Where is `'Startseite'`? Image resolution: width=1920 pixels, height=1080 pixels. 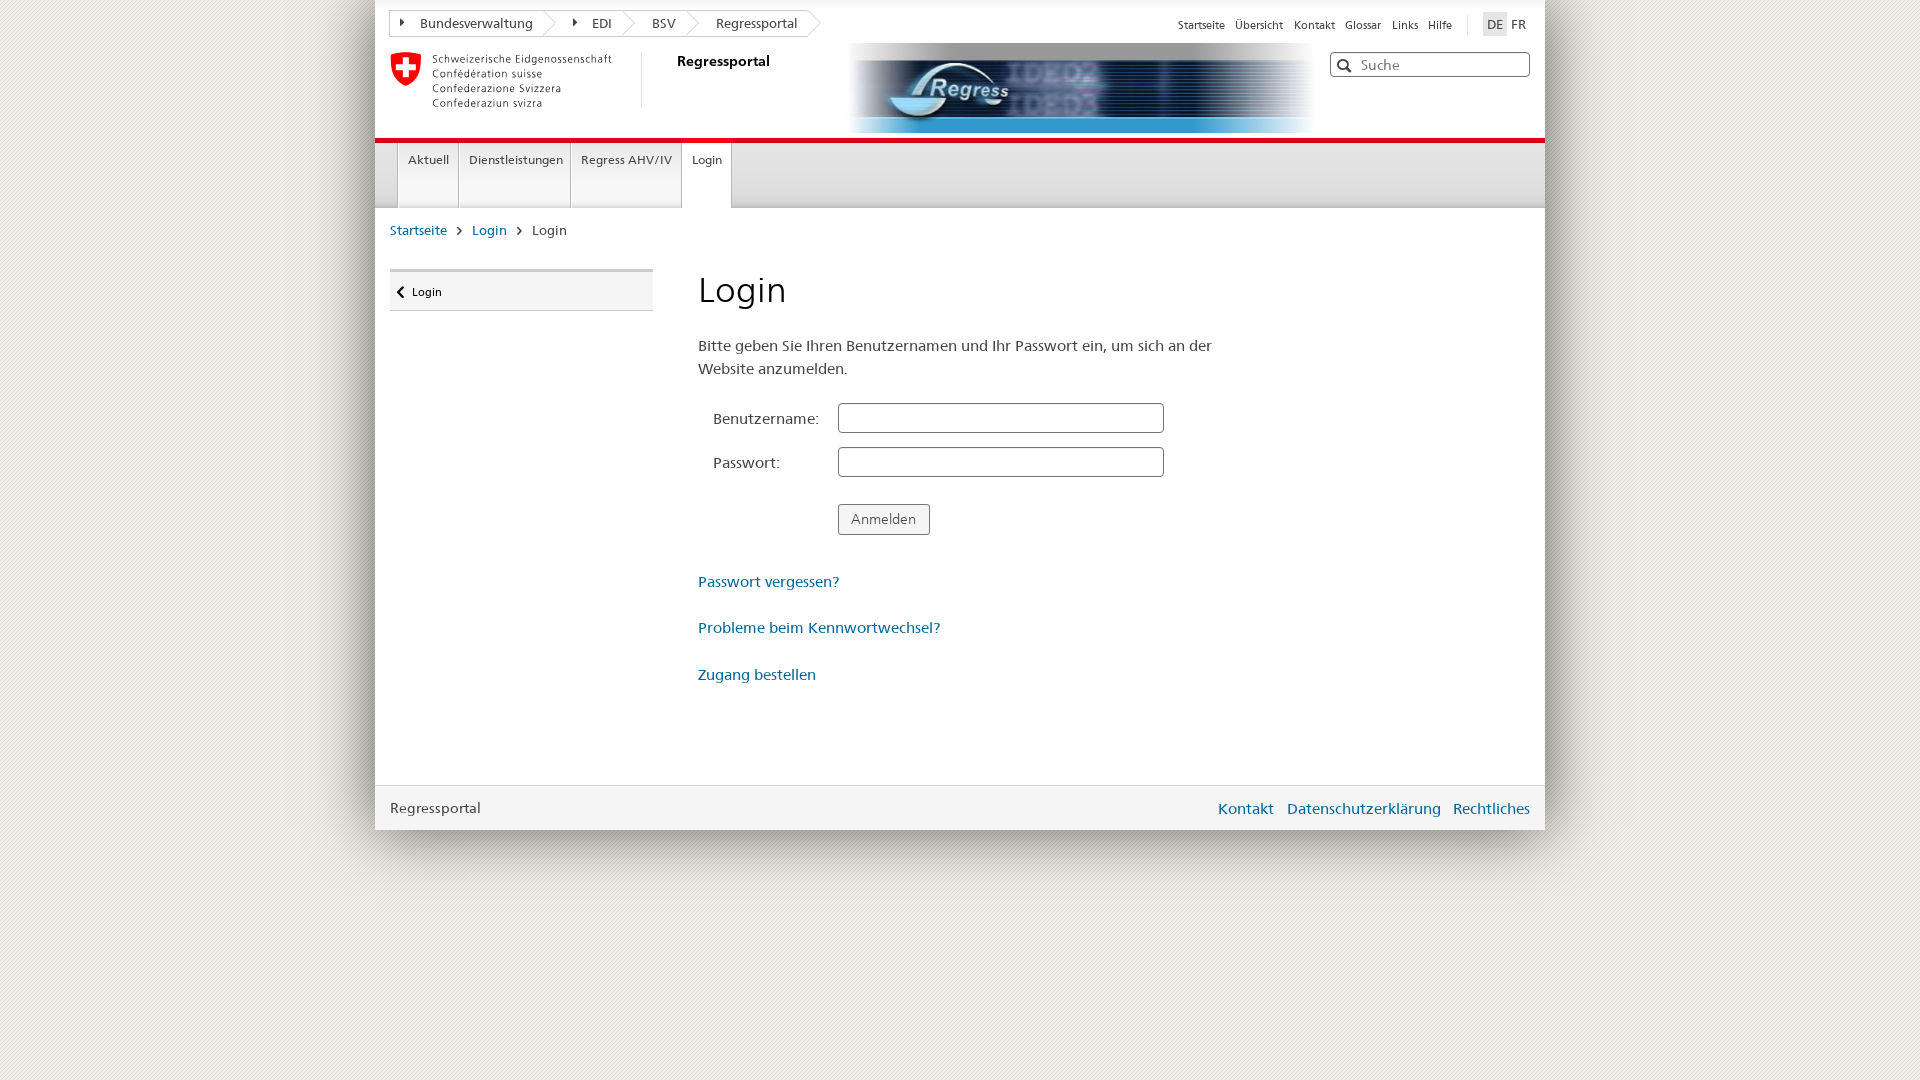 'Startseite' is located at coordinates (1200, 24).